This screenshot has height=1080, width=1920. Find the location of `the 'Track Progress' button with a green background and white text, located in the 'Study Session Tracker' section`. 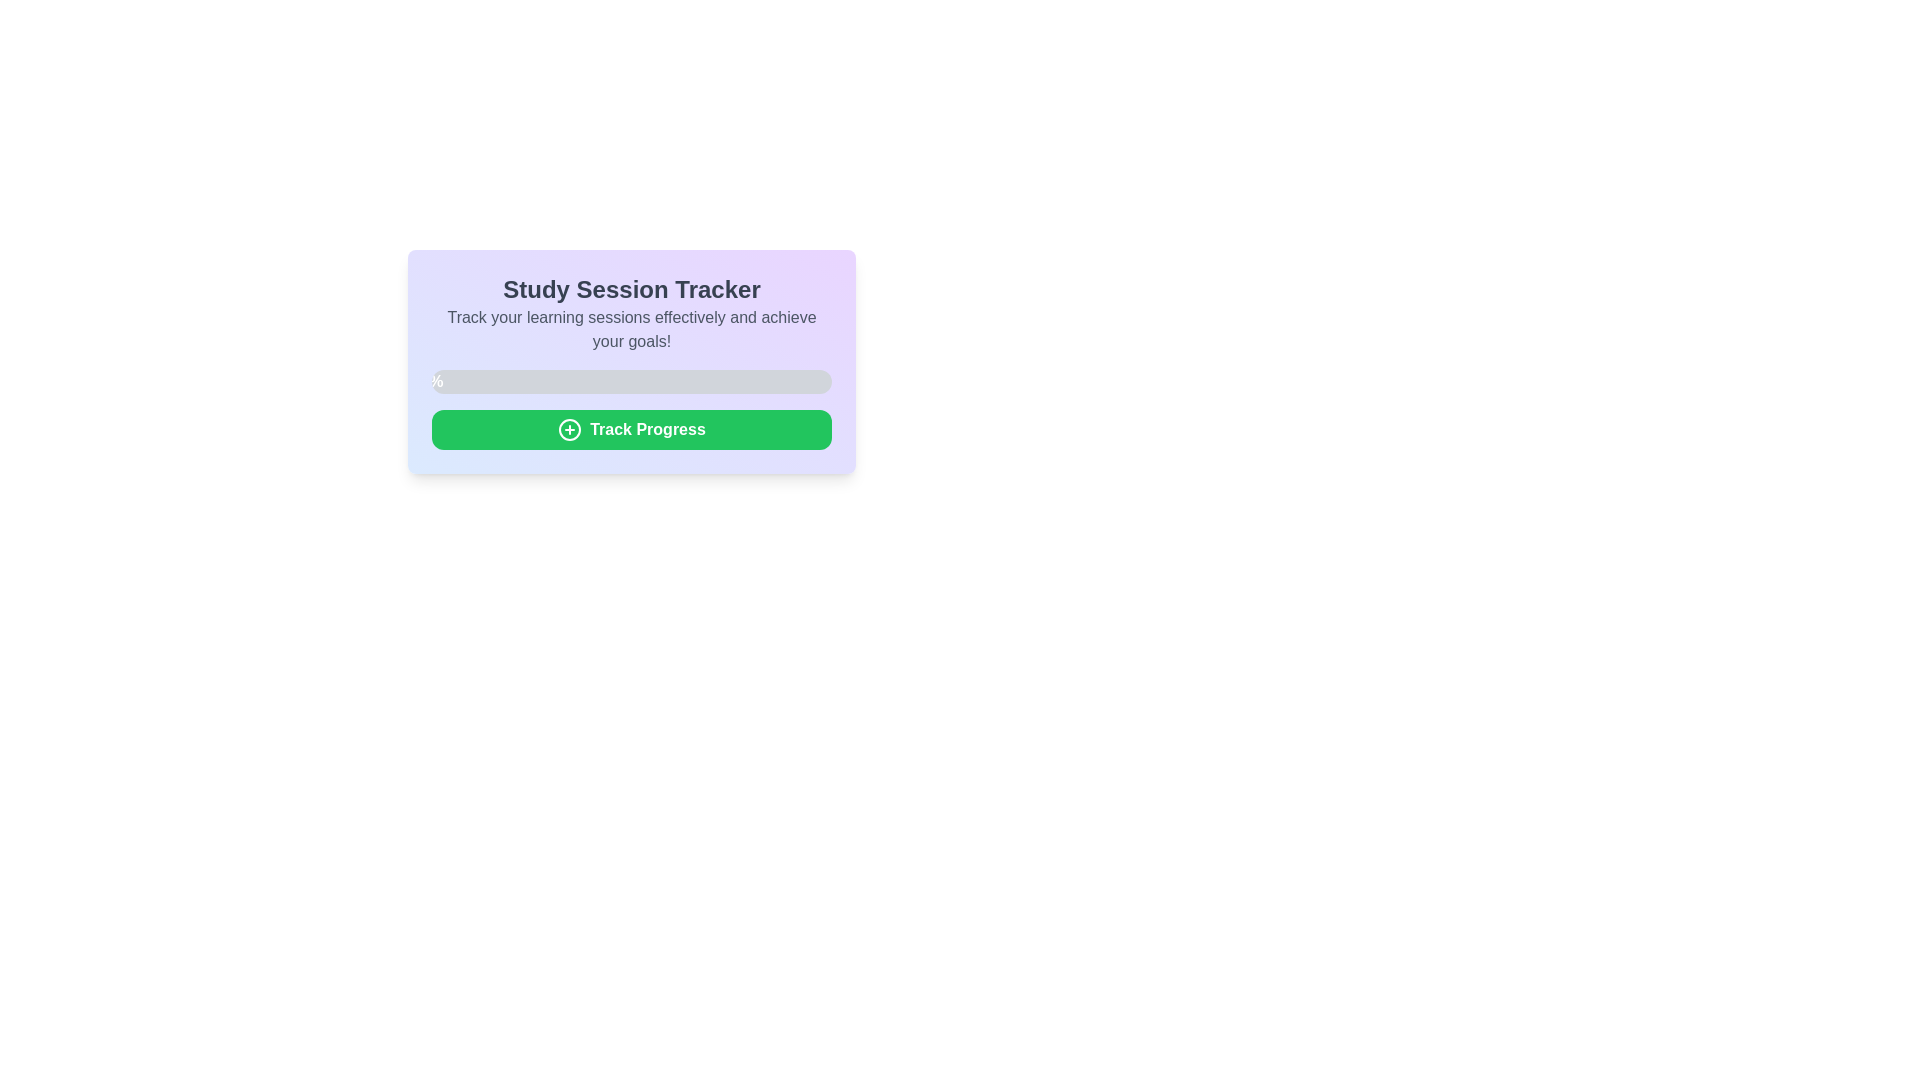

the 'Track Progress' button with a green background and white text, located in the 'Study Session Tracker' section is located at coordinates (631, 428).